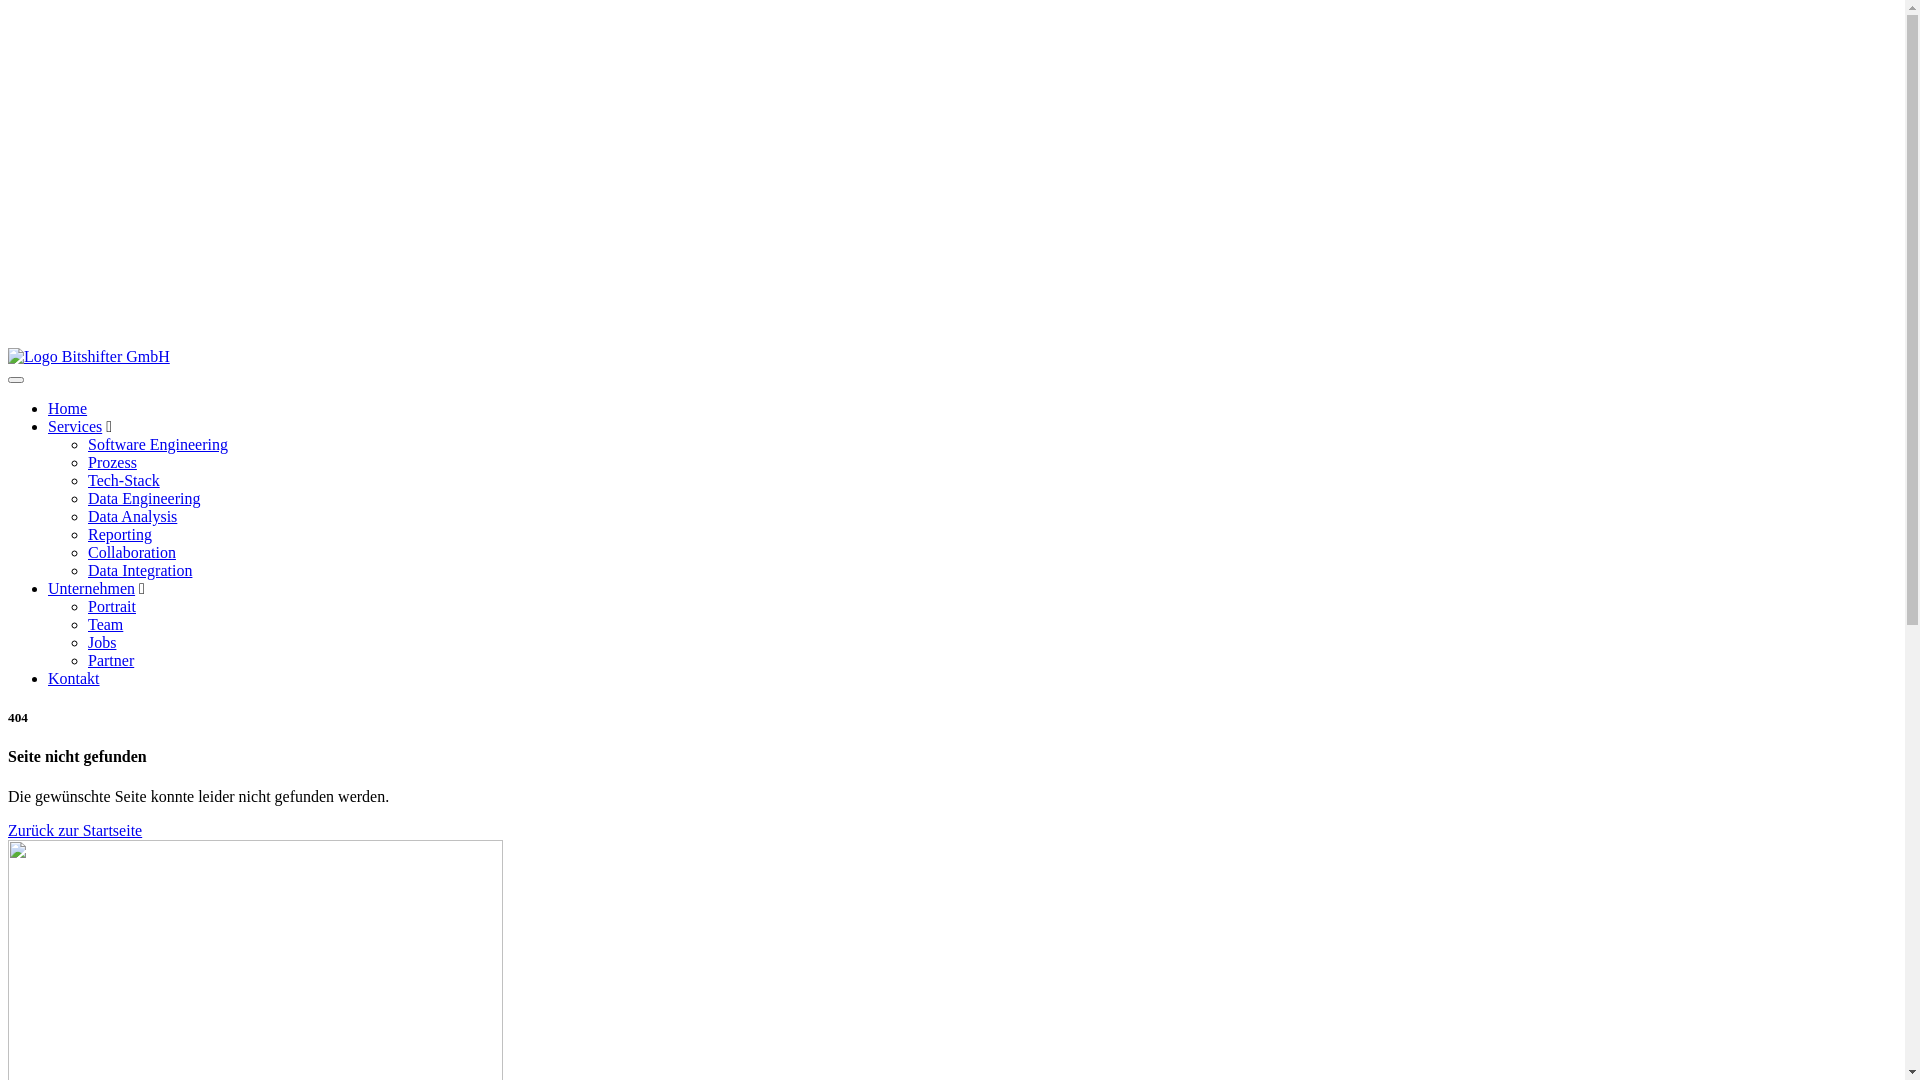 This screenshot has width=1920, height=1080. I want to click on 'Tech-Stack', so click(86, 480).